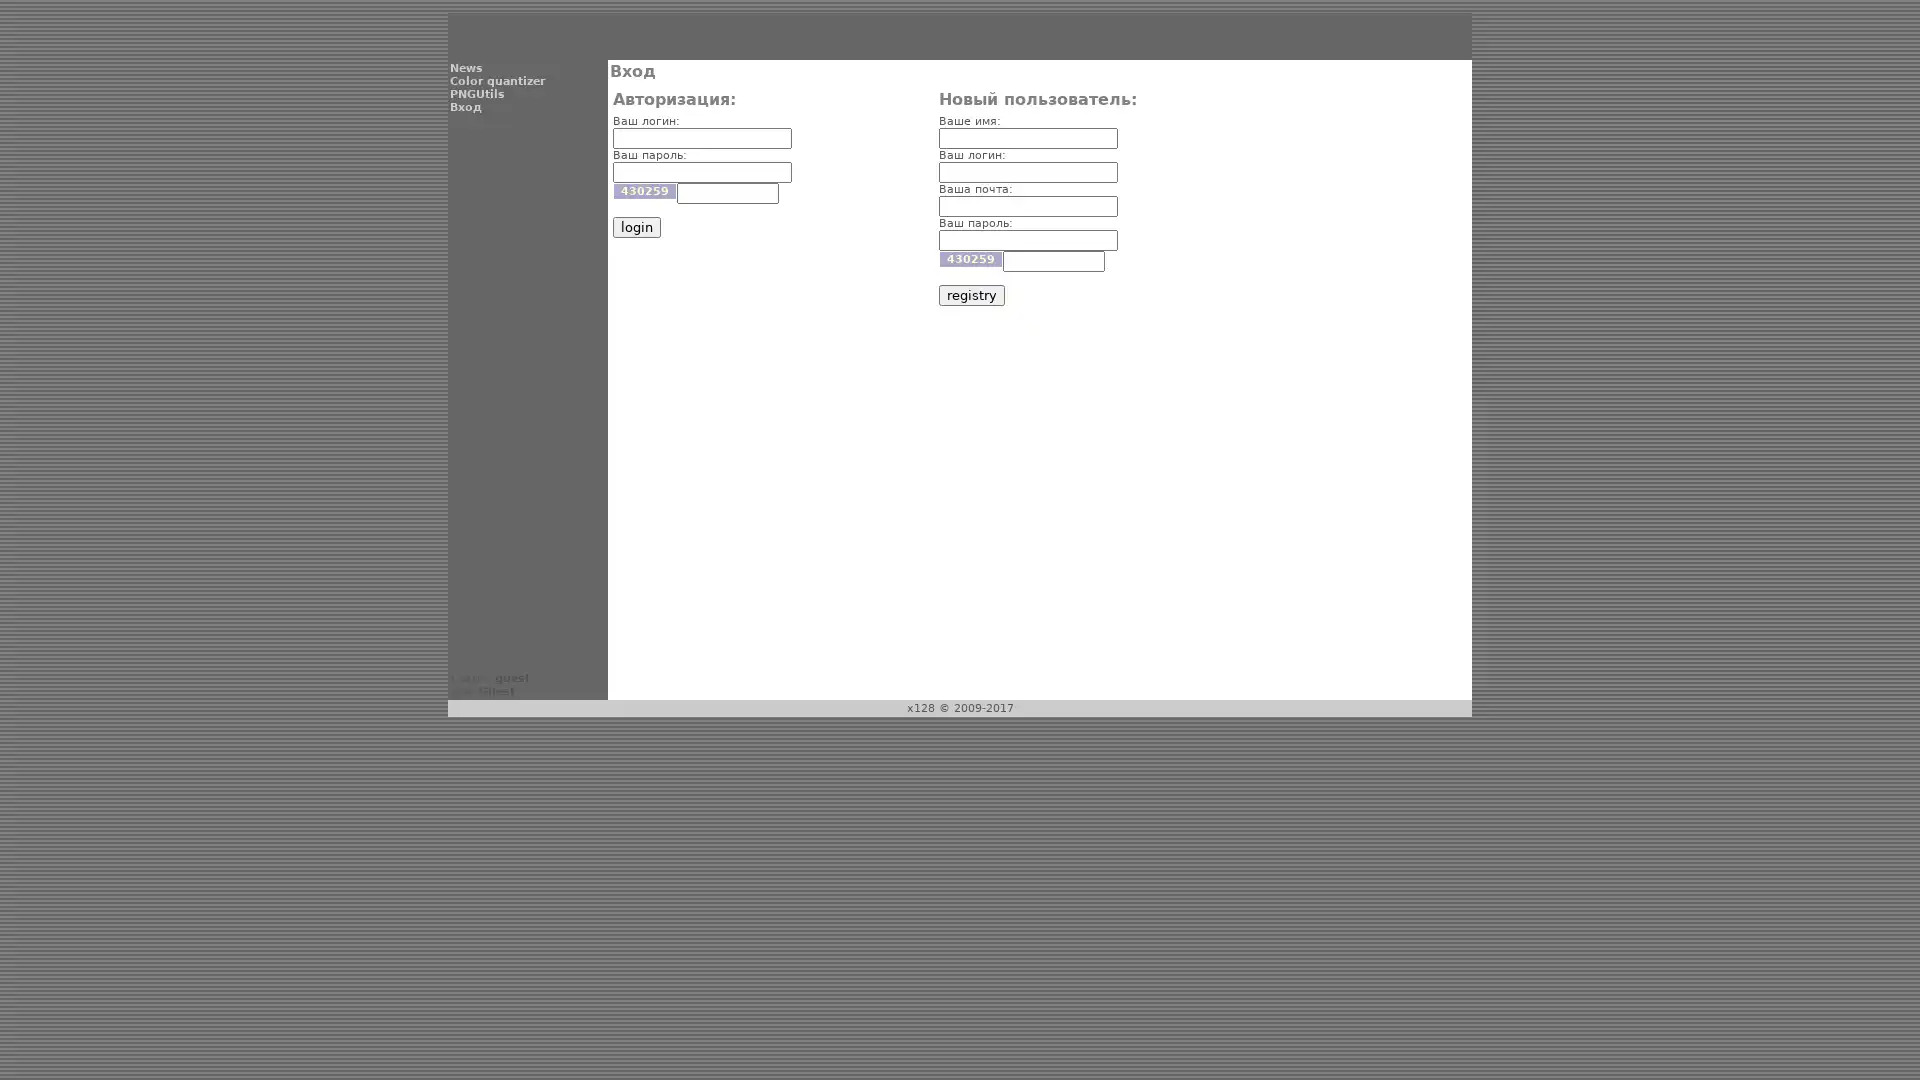 This screenshot has height=1080, width=1920. I want to click on login, so click(634, 226).